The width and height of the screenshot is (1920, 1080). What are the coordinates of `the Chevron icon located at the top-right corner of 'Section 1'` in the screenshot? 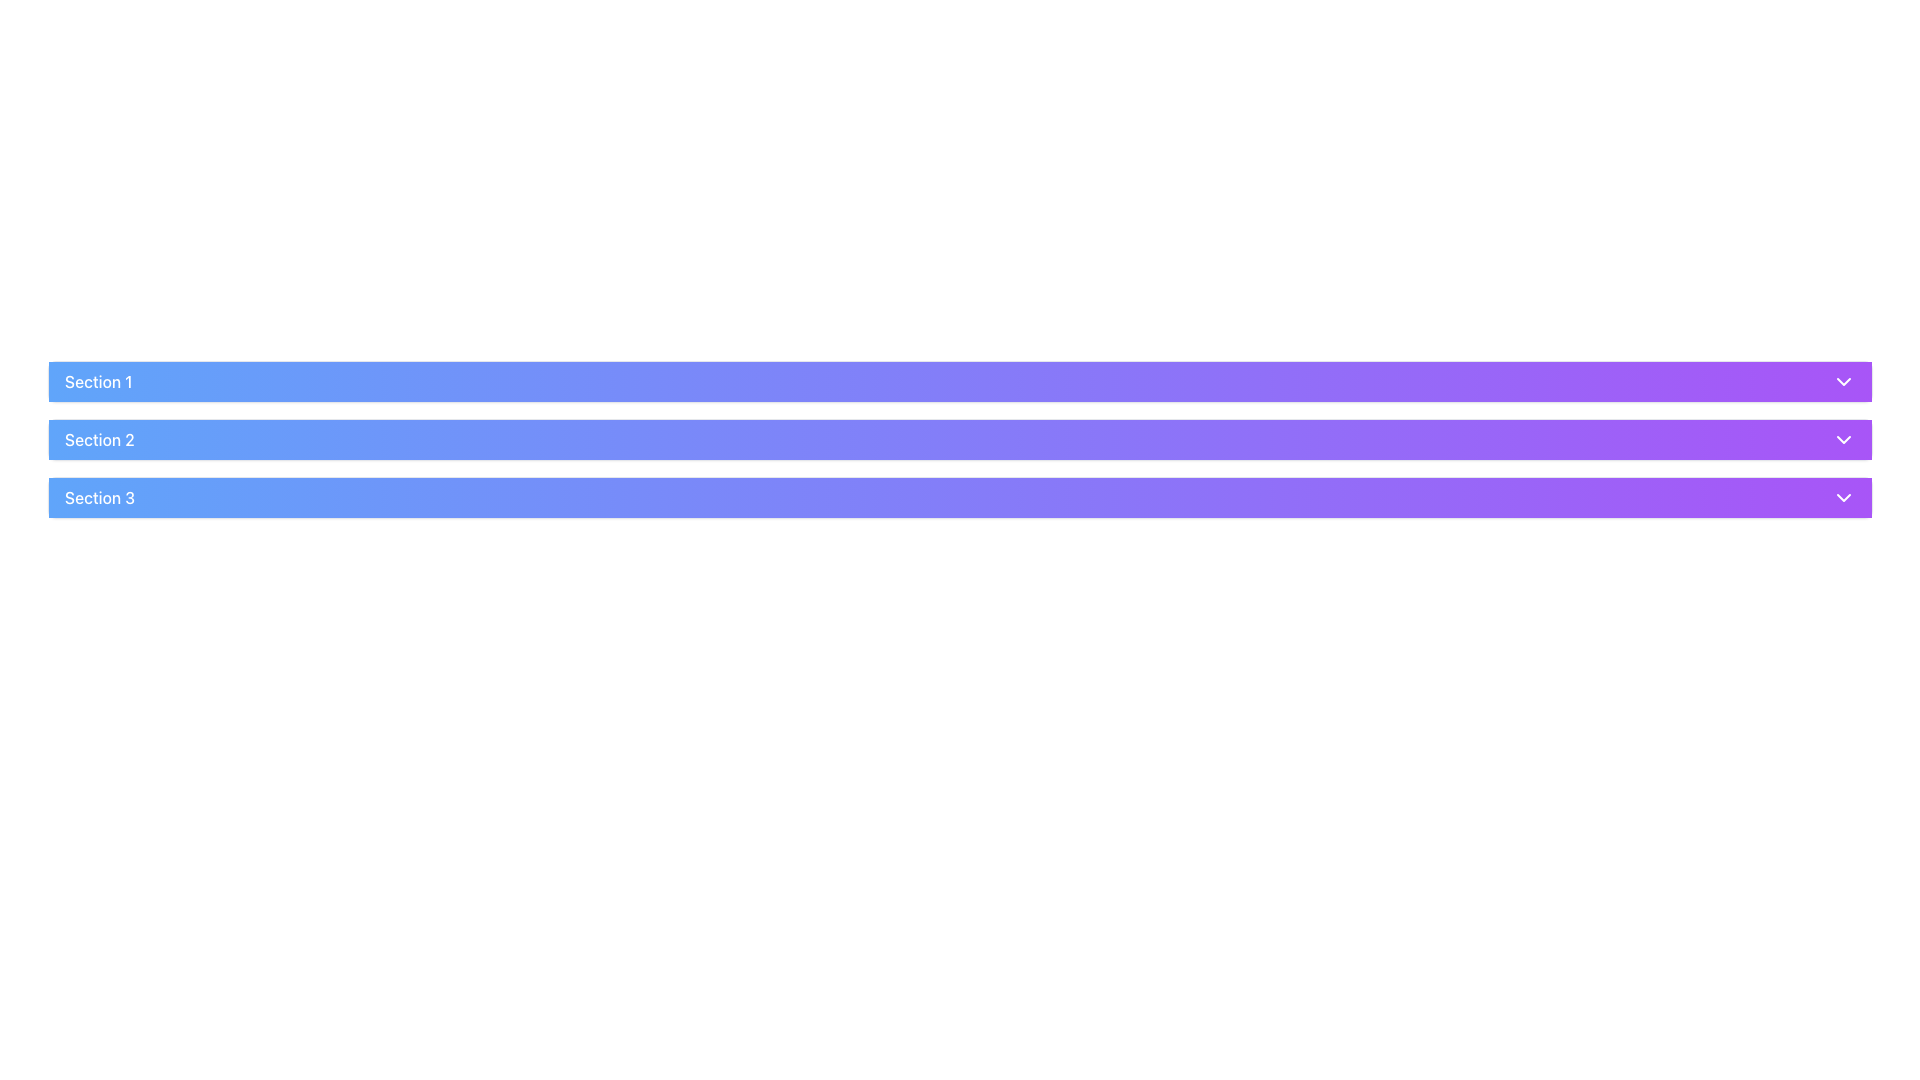 It's located at (1842, 381).